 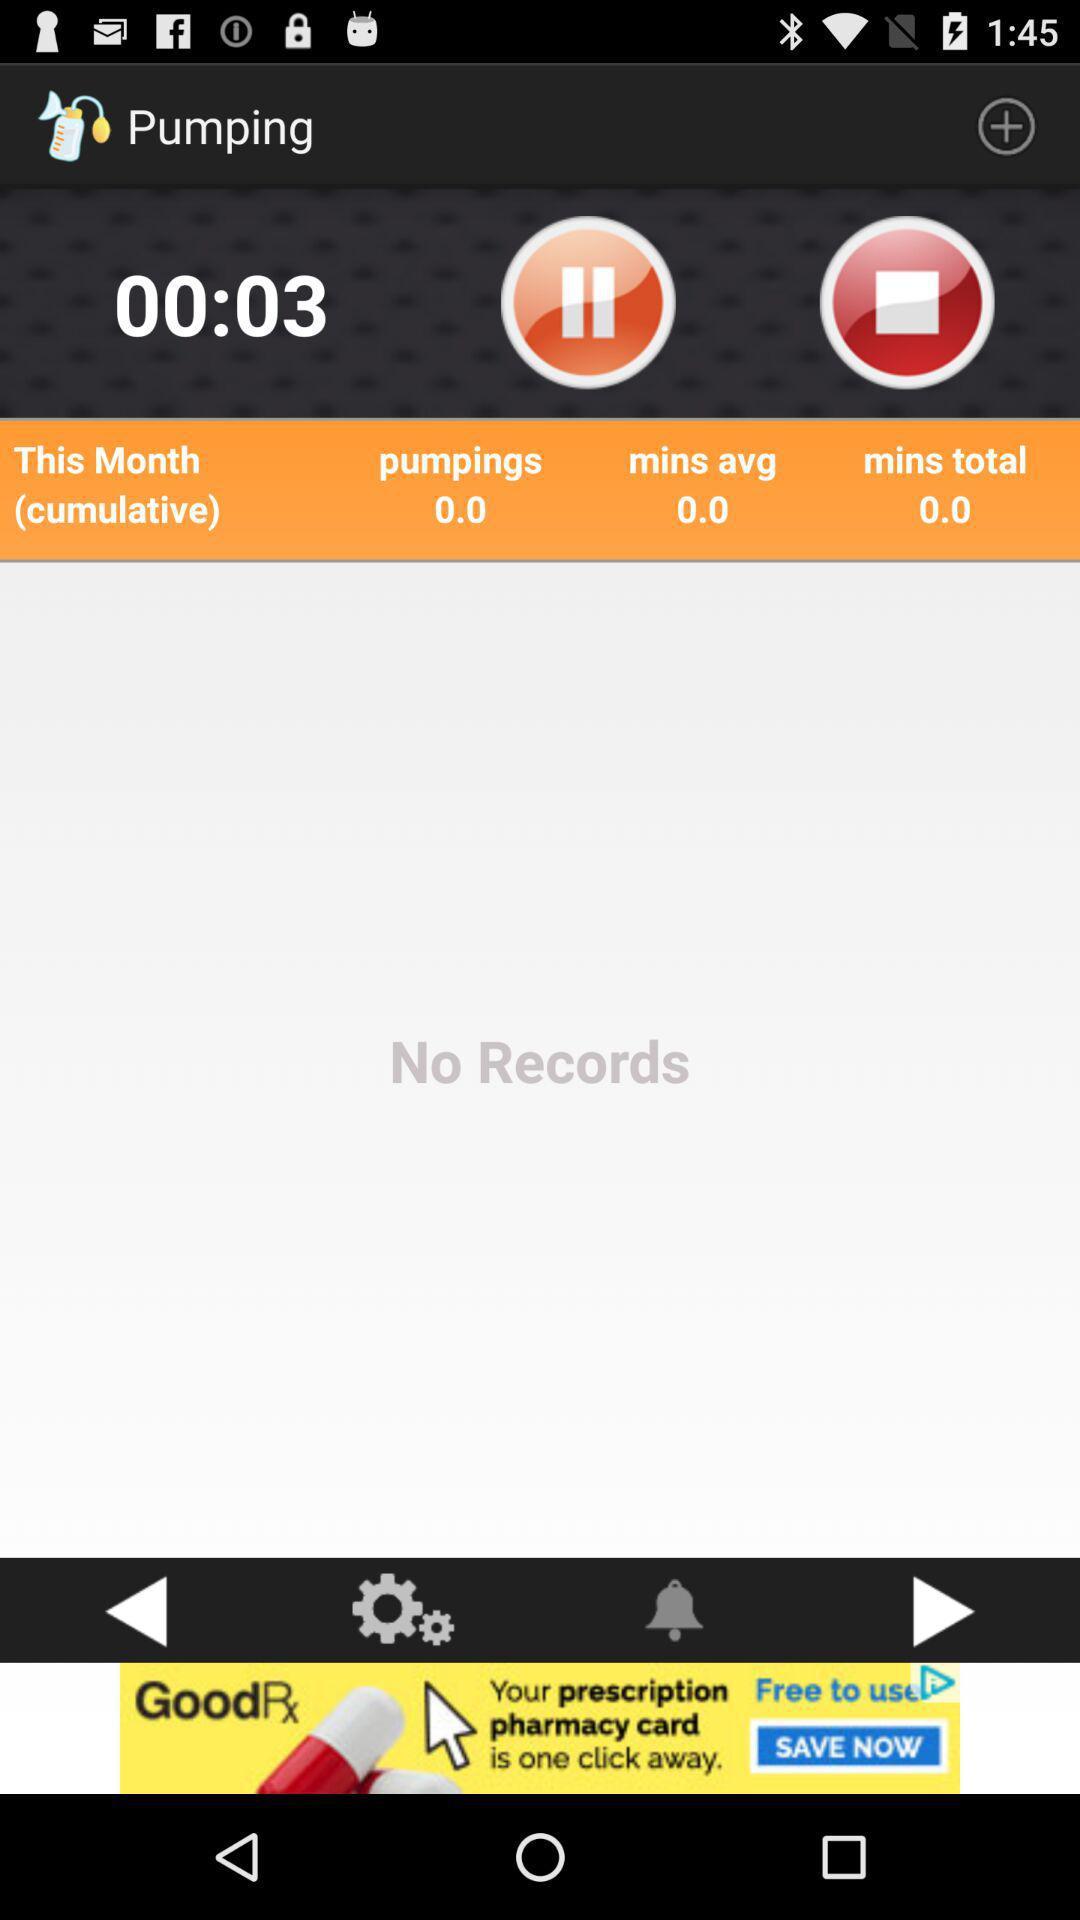 What do you see at coordinates (135, 1722) in the screenshot?
I see `the arrow_backward icon` at bounding box center [135, 1722].